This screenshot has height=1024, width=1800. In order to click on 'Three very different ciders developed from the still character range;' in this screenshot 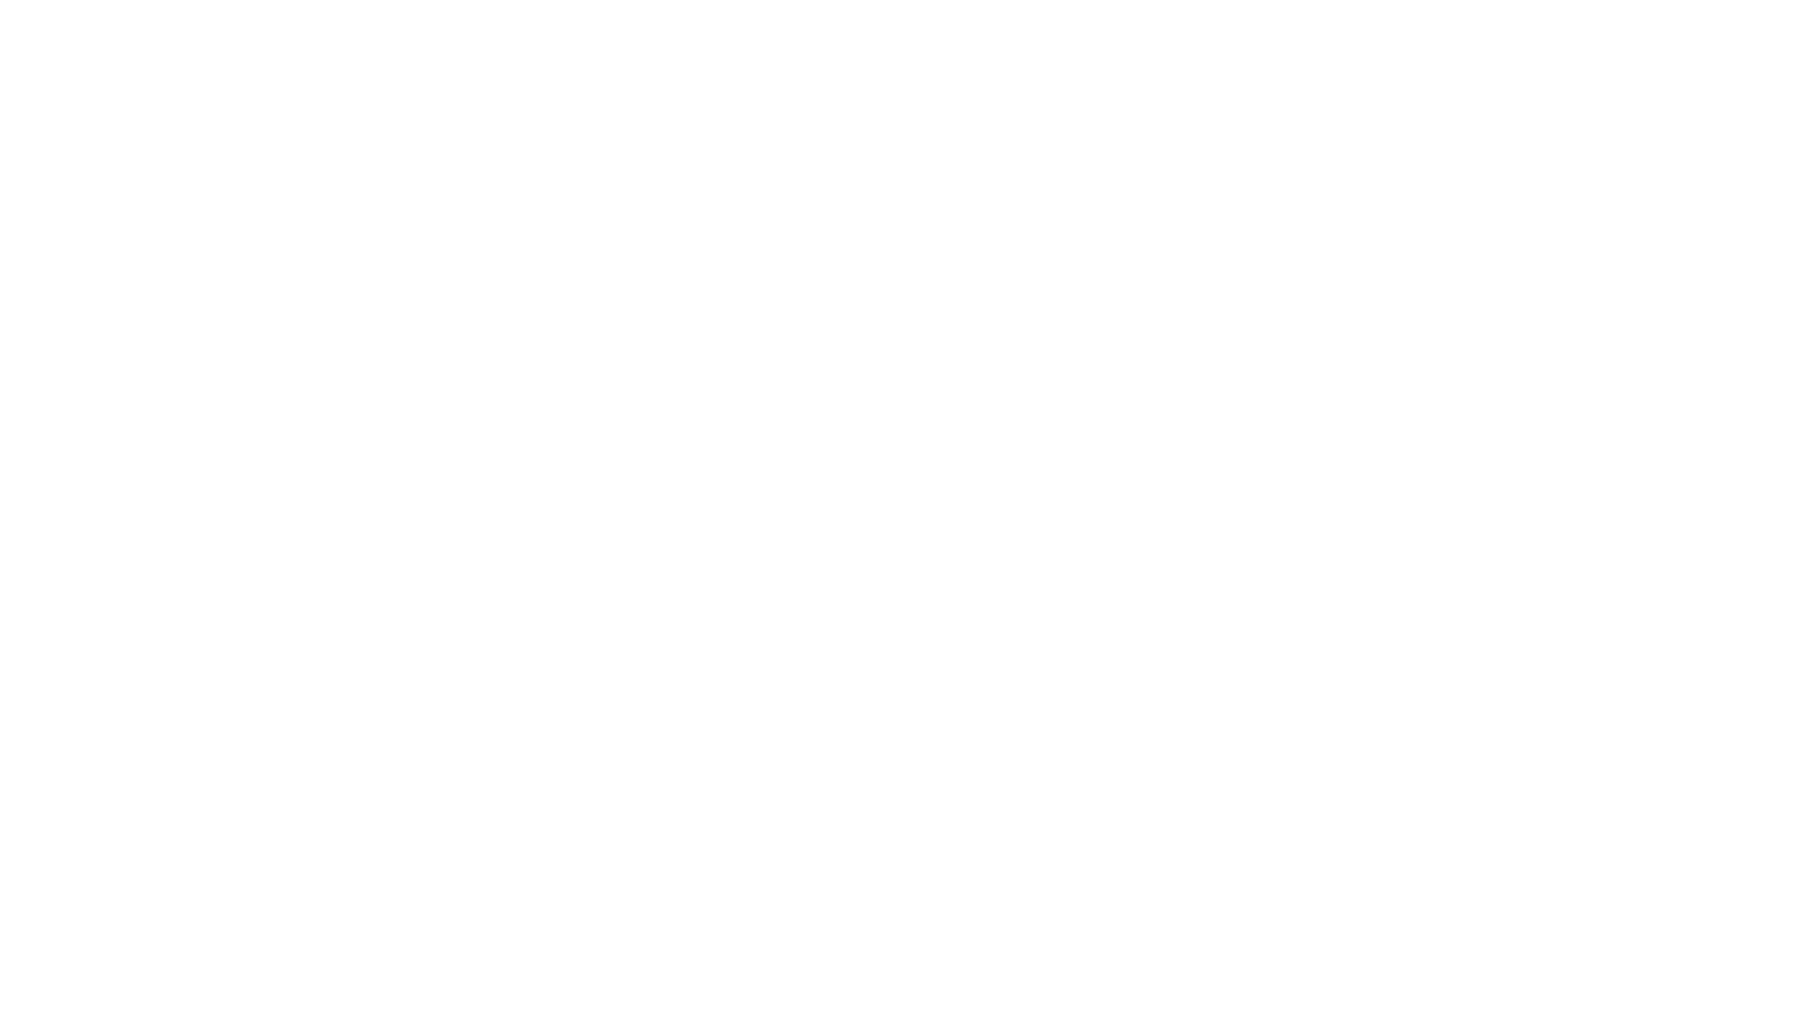, I will do `click(596, 192)`.